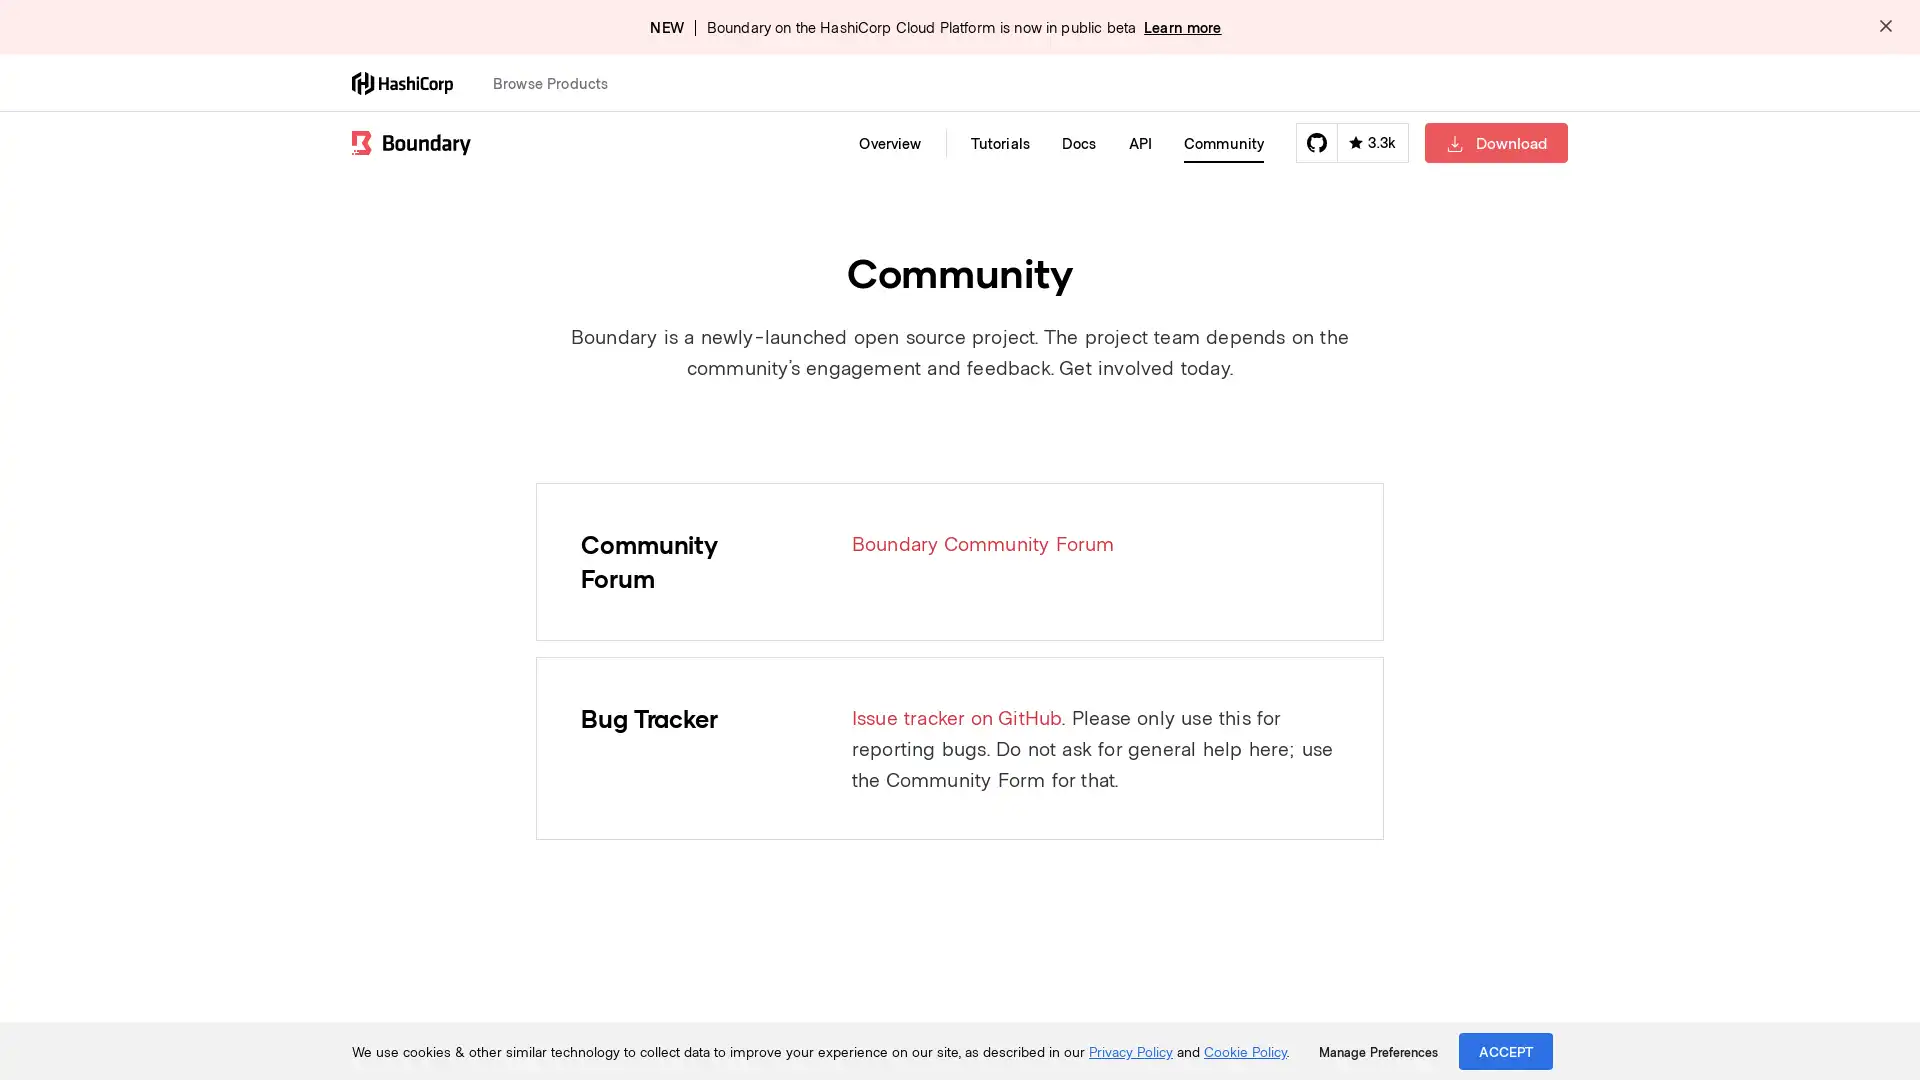  Describe the element at coordinates (559, 82) in the screenshot. I see `Browse Products Open this menu` at that location.